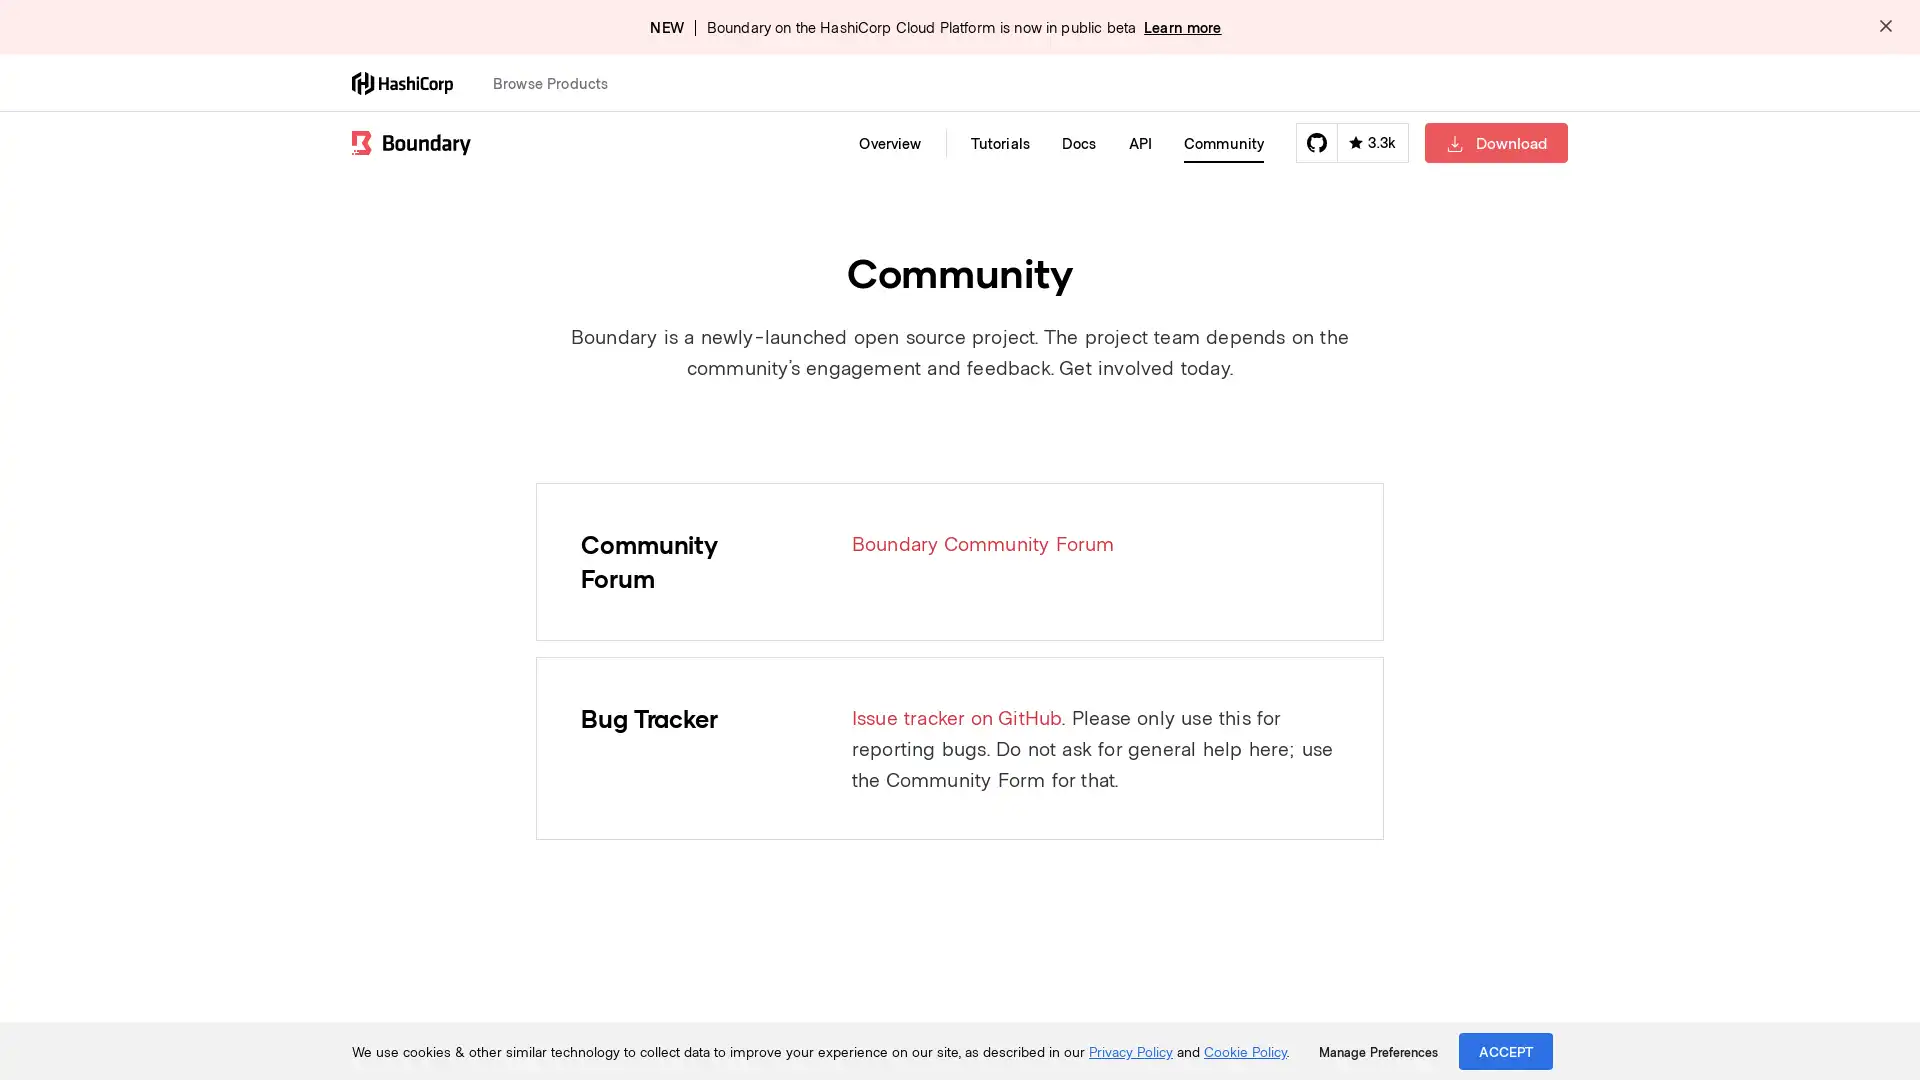  Describe the element at coordinates (559, 82) in the screenshot. I see `Browse Products Open this menu` at that location.